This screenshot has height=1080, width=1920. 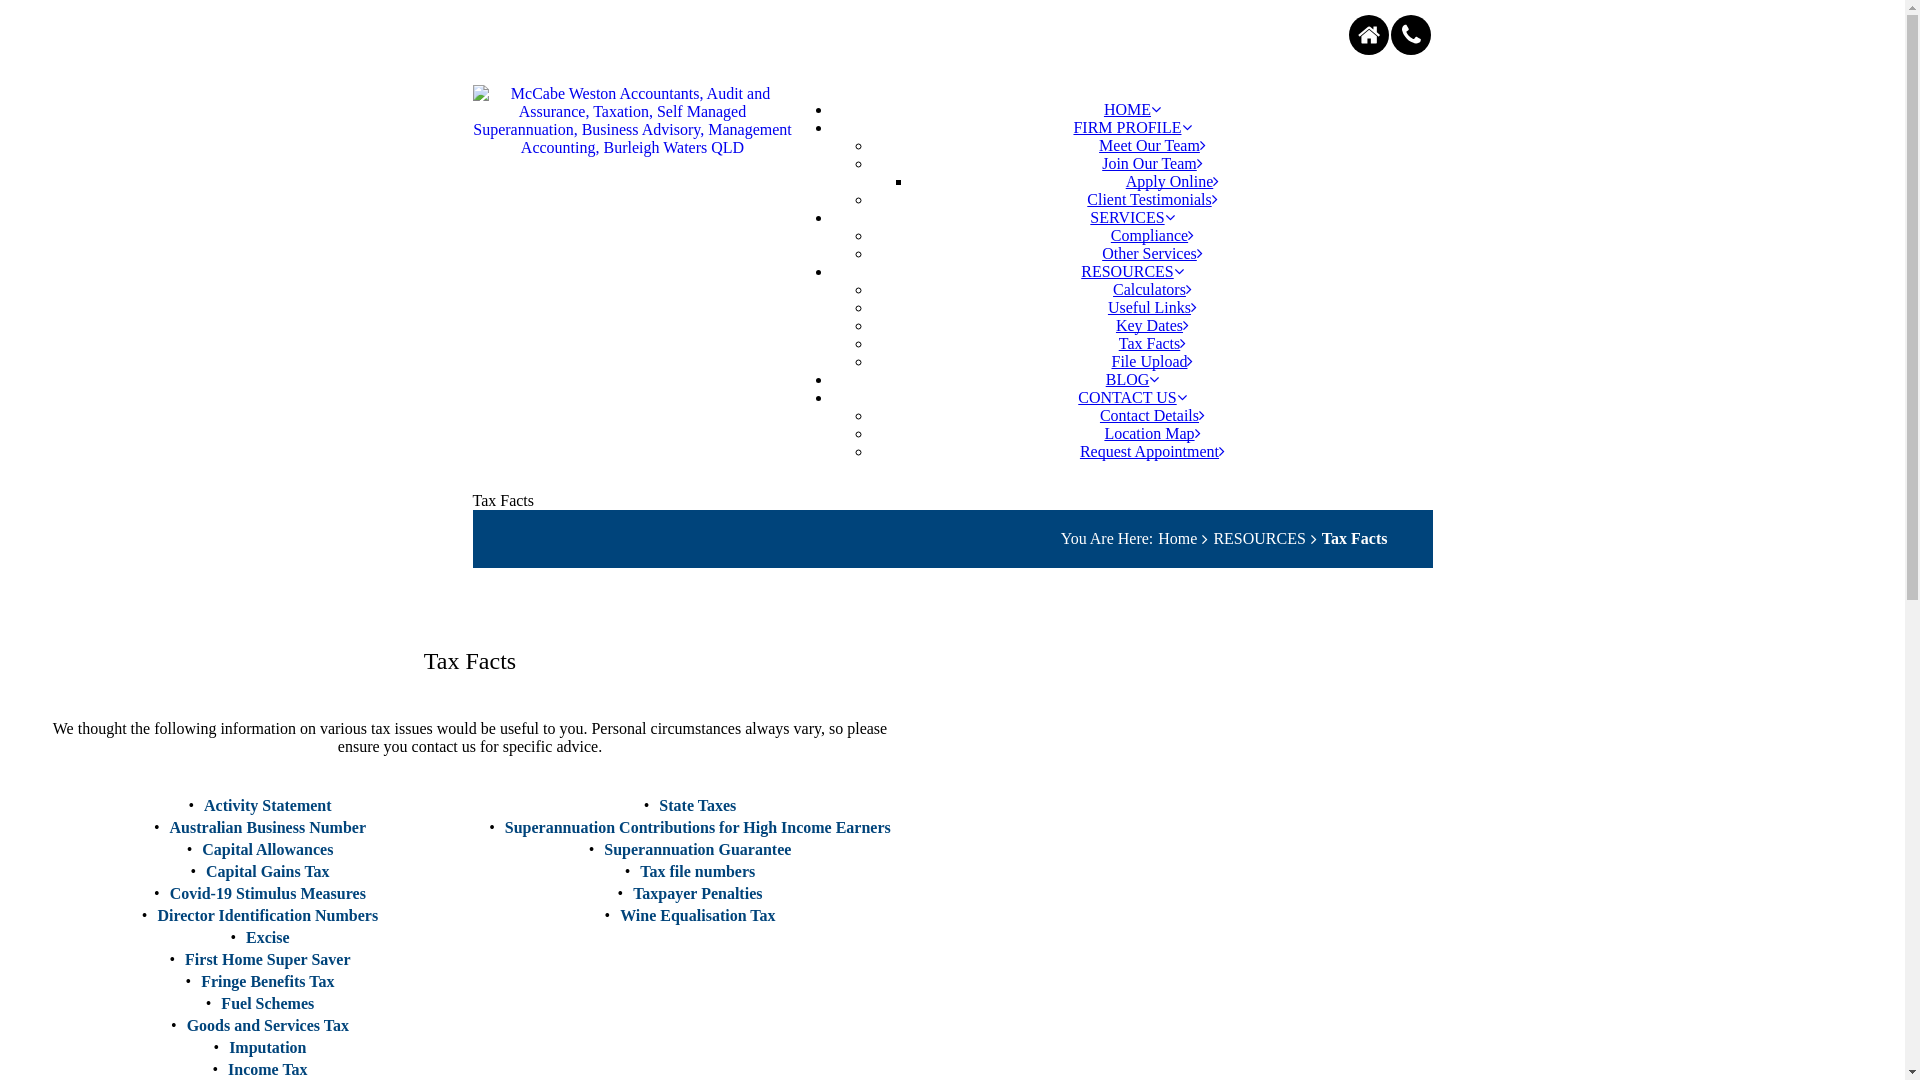 I want to click on 'Covid-19 Stimulus Measures', so click(x=267, y=892).